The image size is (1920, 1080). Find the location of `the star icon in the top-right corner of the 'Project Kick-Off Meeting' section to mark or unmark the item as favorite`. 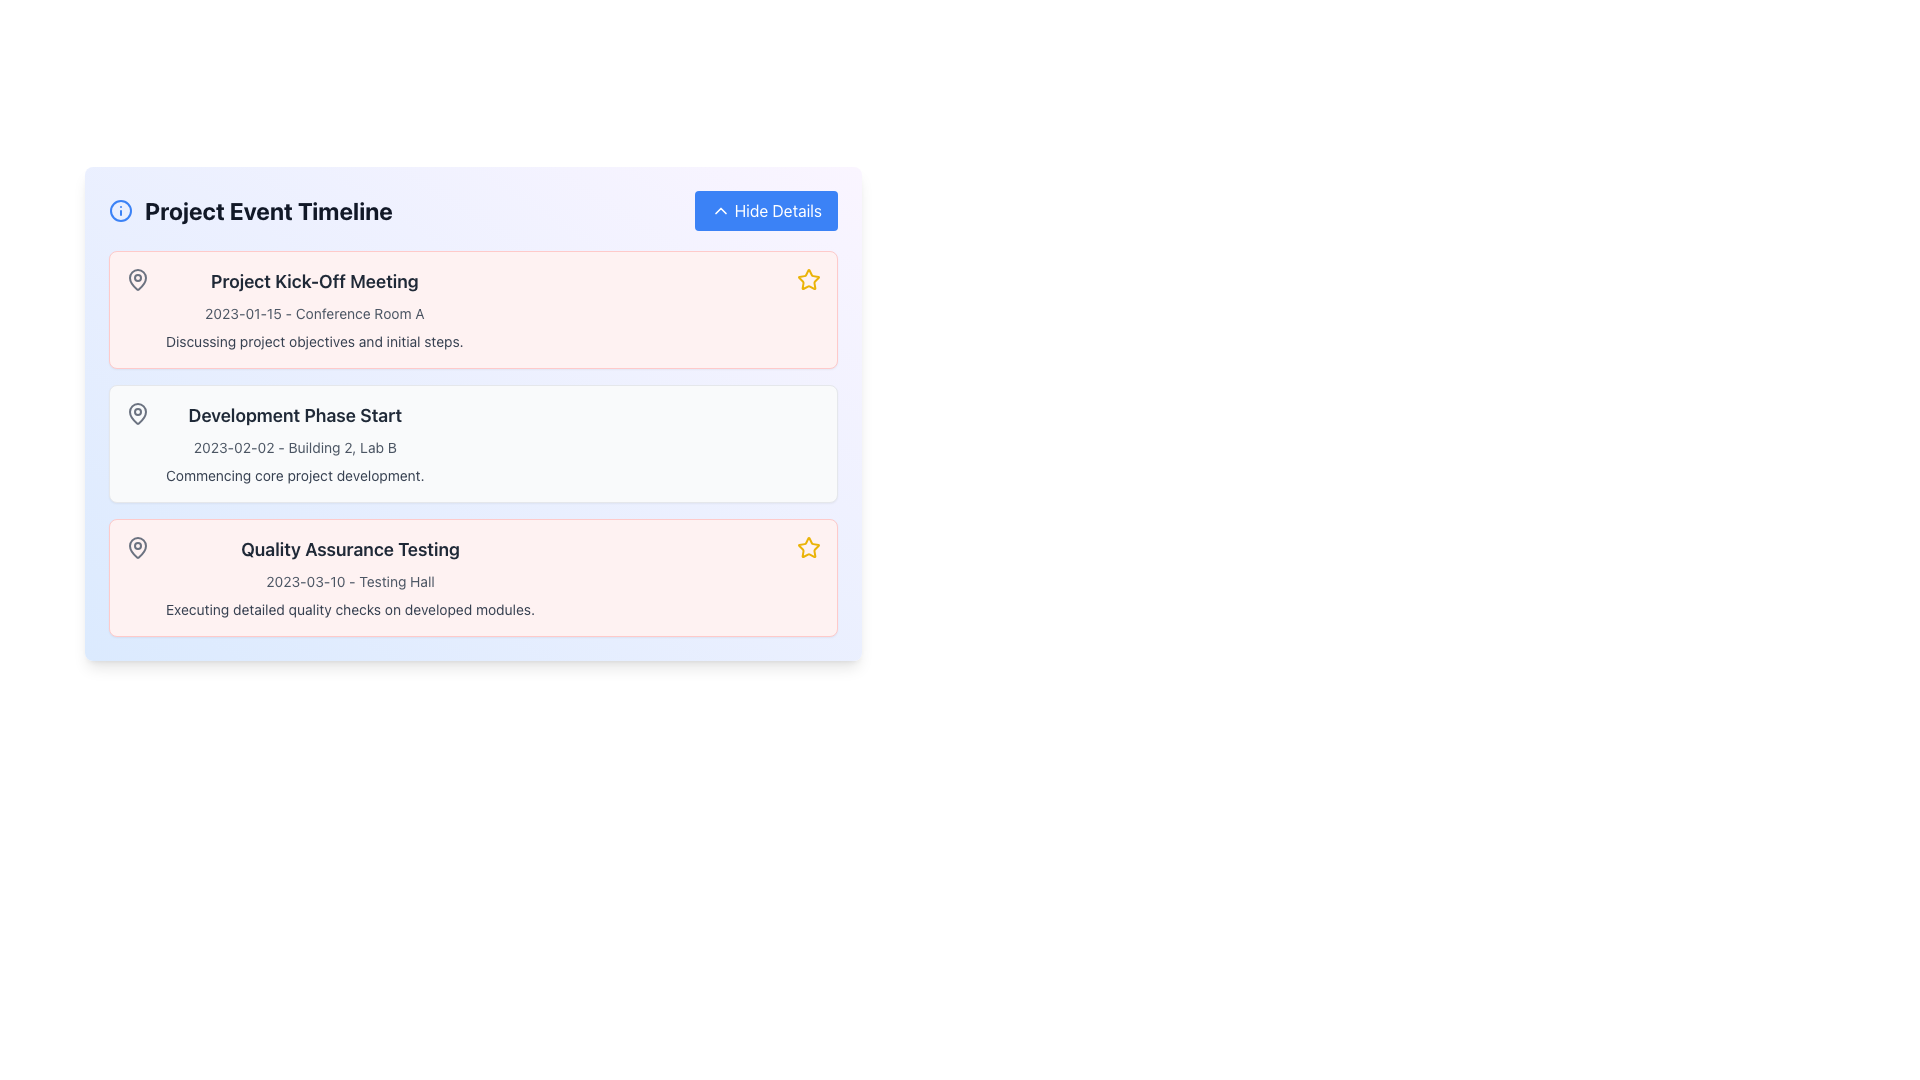

the star icon in the top-right corner of the 'Project Kick-Off Meeting' section to mark or unmark the item as favorite is located at coordinates (809, 280).